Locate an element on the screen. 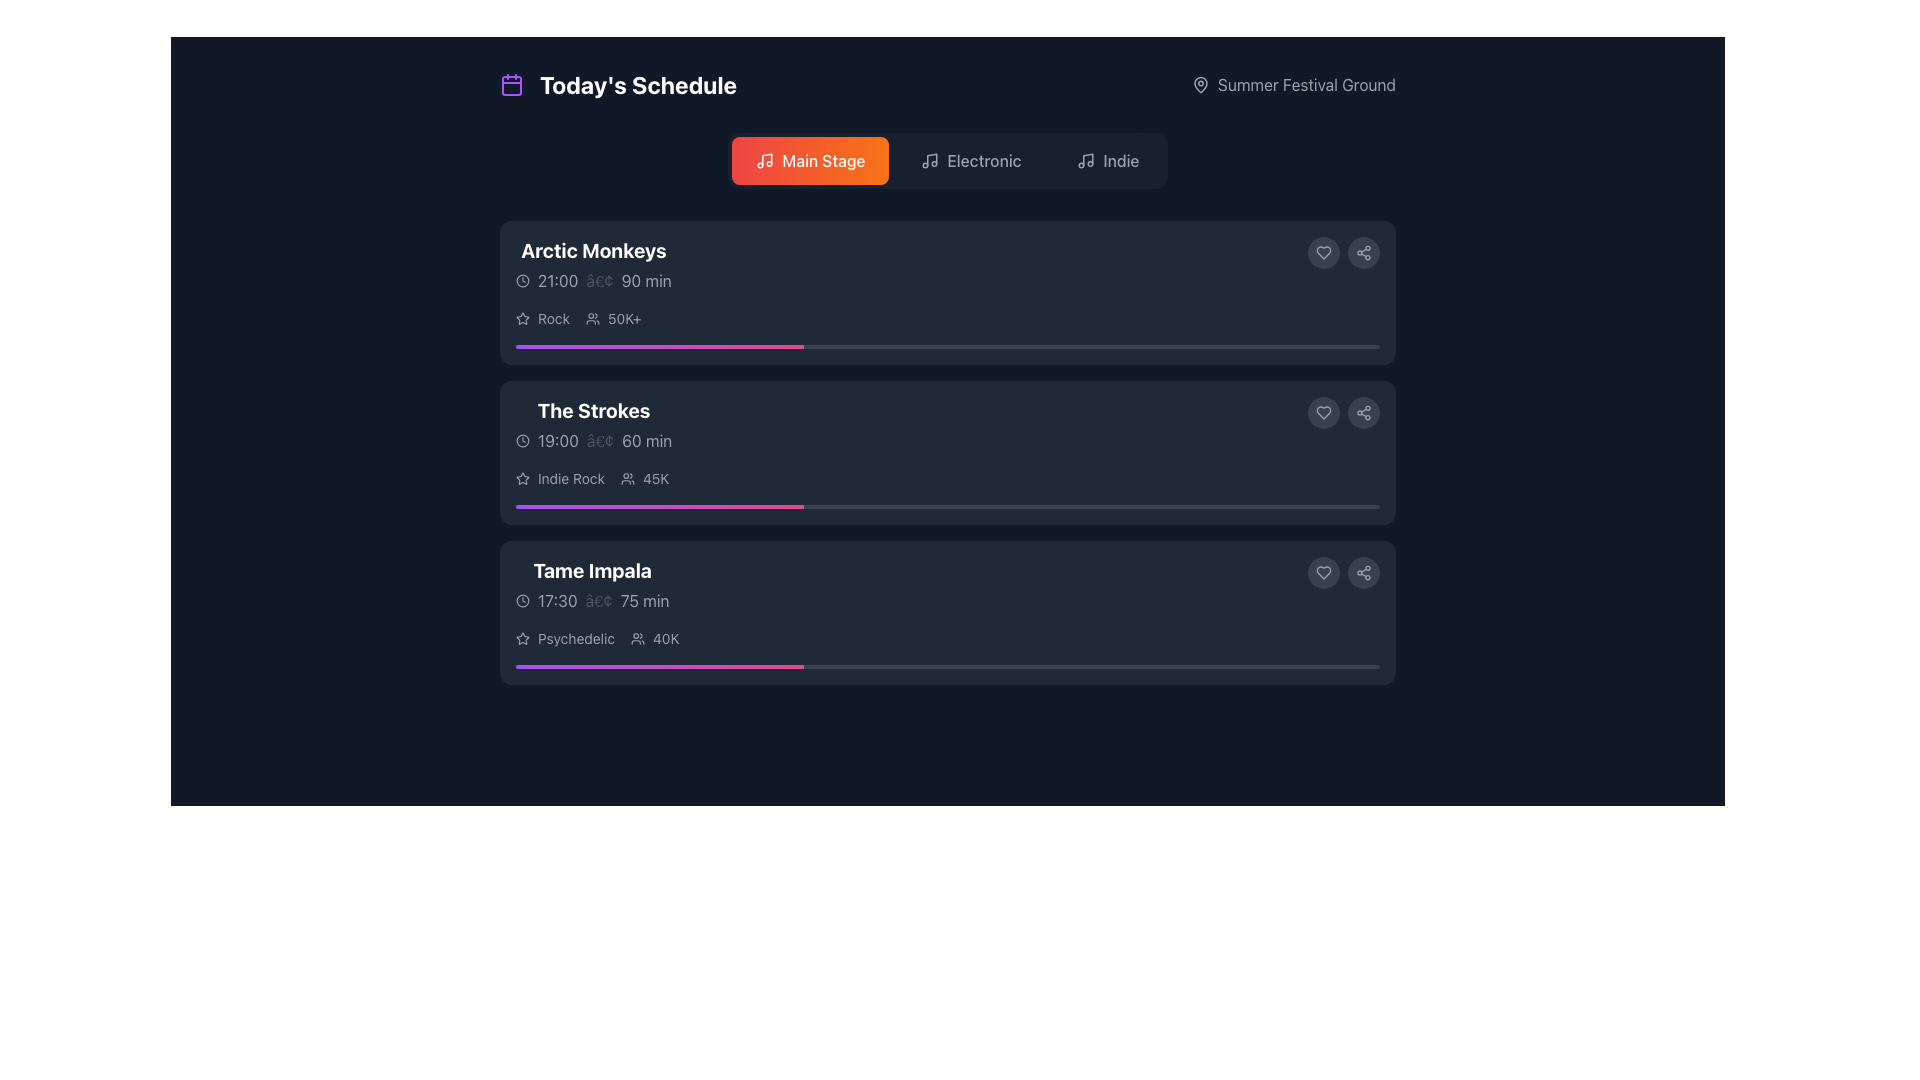  the music note icon within the 'Main Stage' button, which is a rounded rectangle with a gradient from red to orange, located below the 'Today's Schedule' title is located at coordinates (764, 160).